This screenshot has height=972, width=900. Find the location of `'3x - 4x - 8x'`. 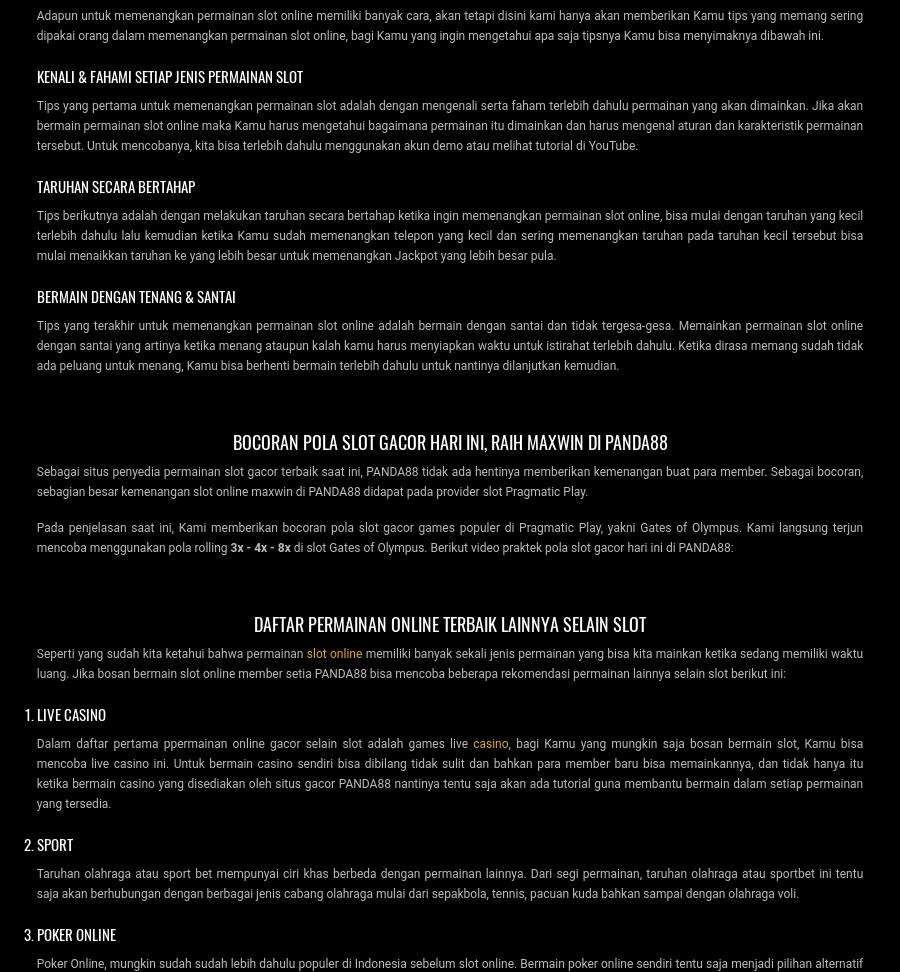

'3x - 4x - 8x' is located at coordinates (259, 547).